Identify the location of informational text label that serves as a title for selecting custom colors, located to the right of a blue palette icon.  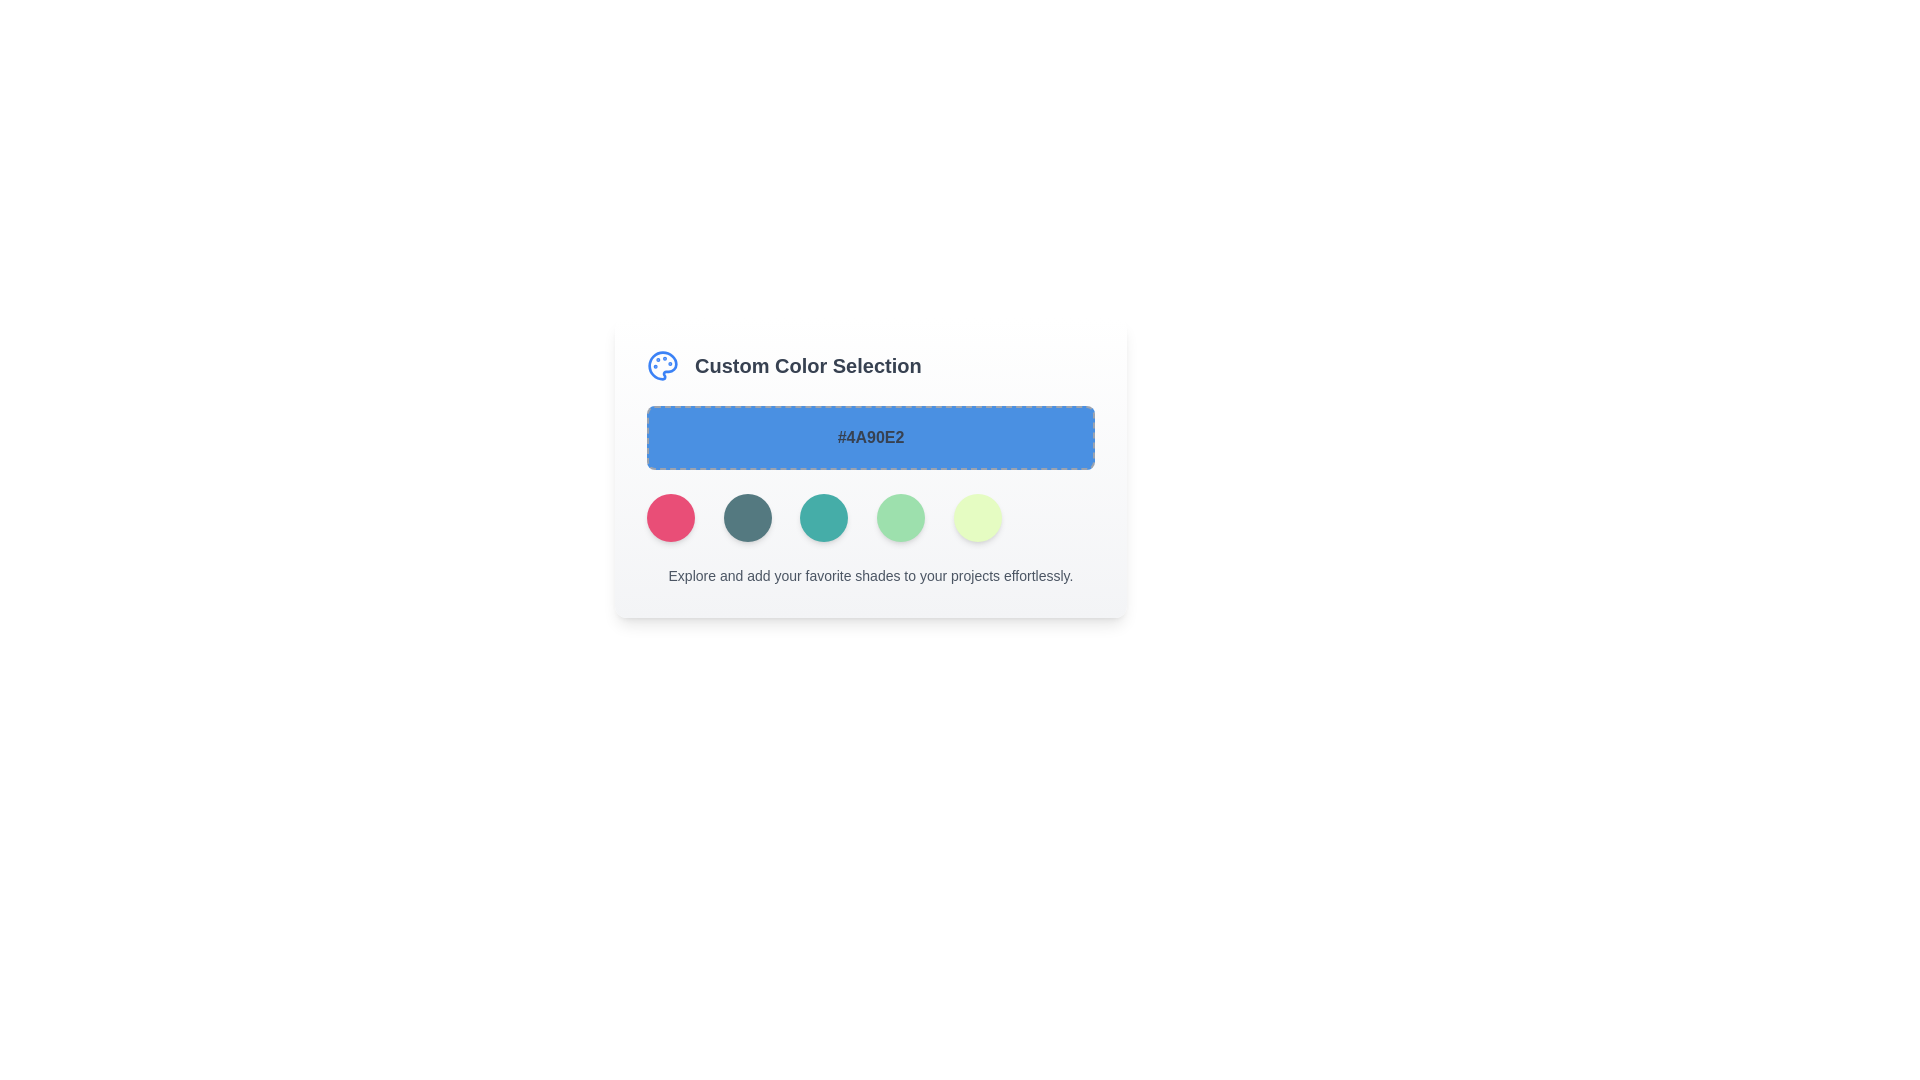
(808, 366).